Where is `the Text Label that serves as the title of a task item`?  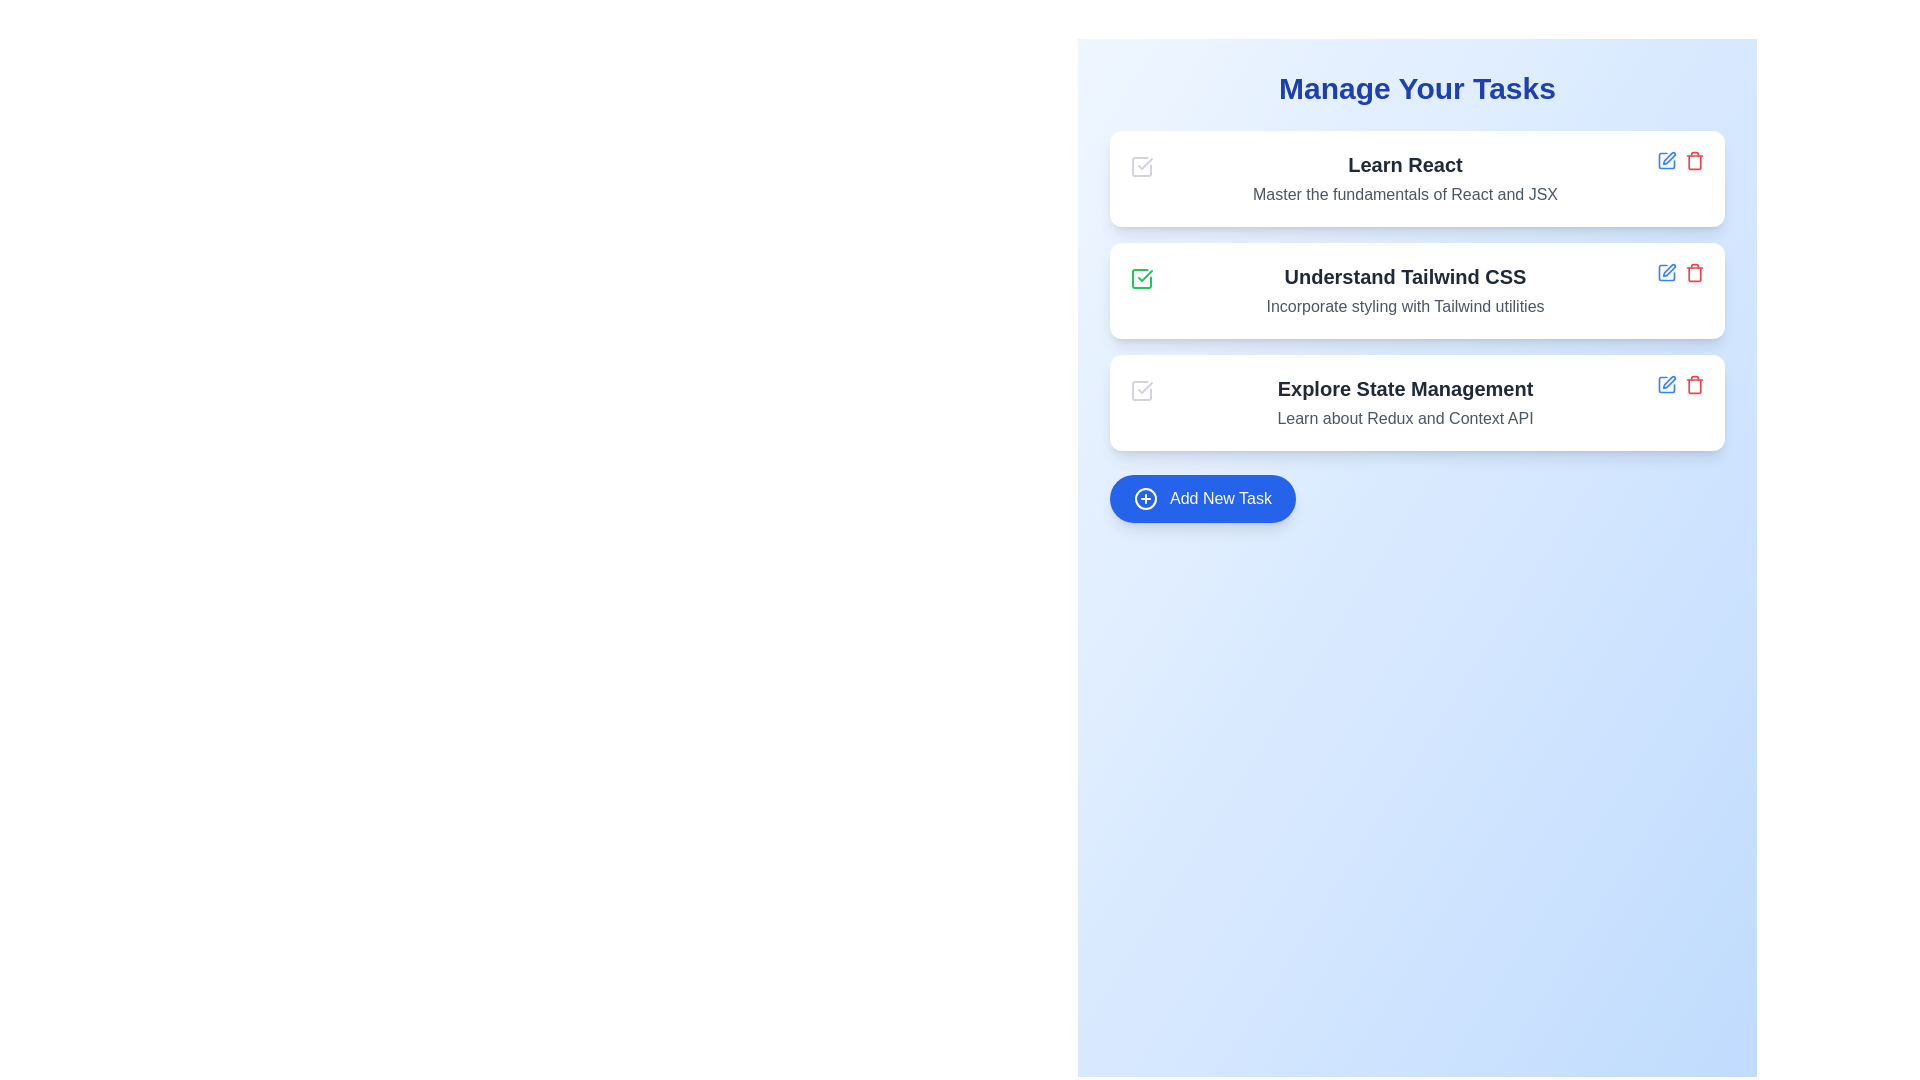 the Text Label that serves as the title of a task item is located at coordinates (1404, 389).